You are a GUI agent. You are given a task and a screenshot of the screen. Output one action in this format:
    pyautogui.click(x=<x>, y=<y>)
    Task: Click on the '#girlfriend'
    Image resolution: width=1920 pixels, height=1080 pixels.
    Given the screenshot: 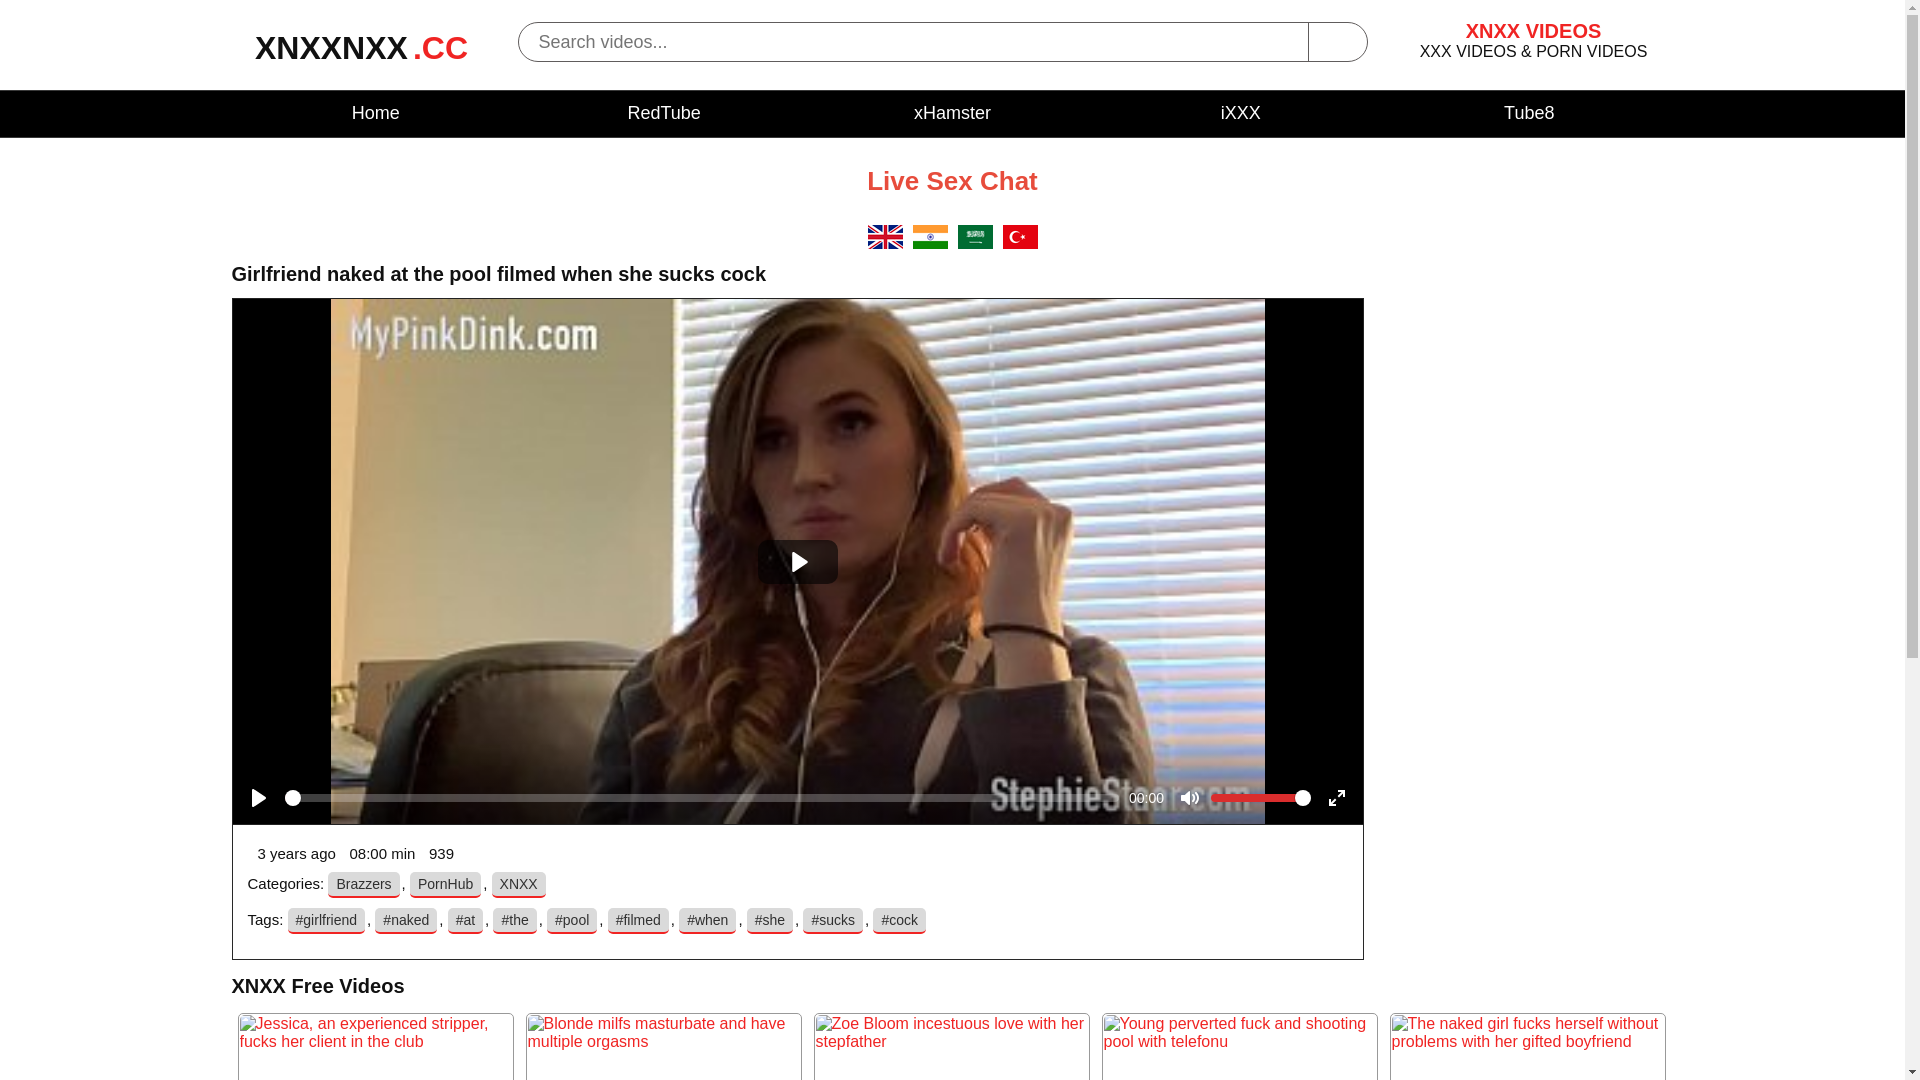 What is the action you would take?
    pyautogui.click(x=326, y=921)
    